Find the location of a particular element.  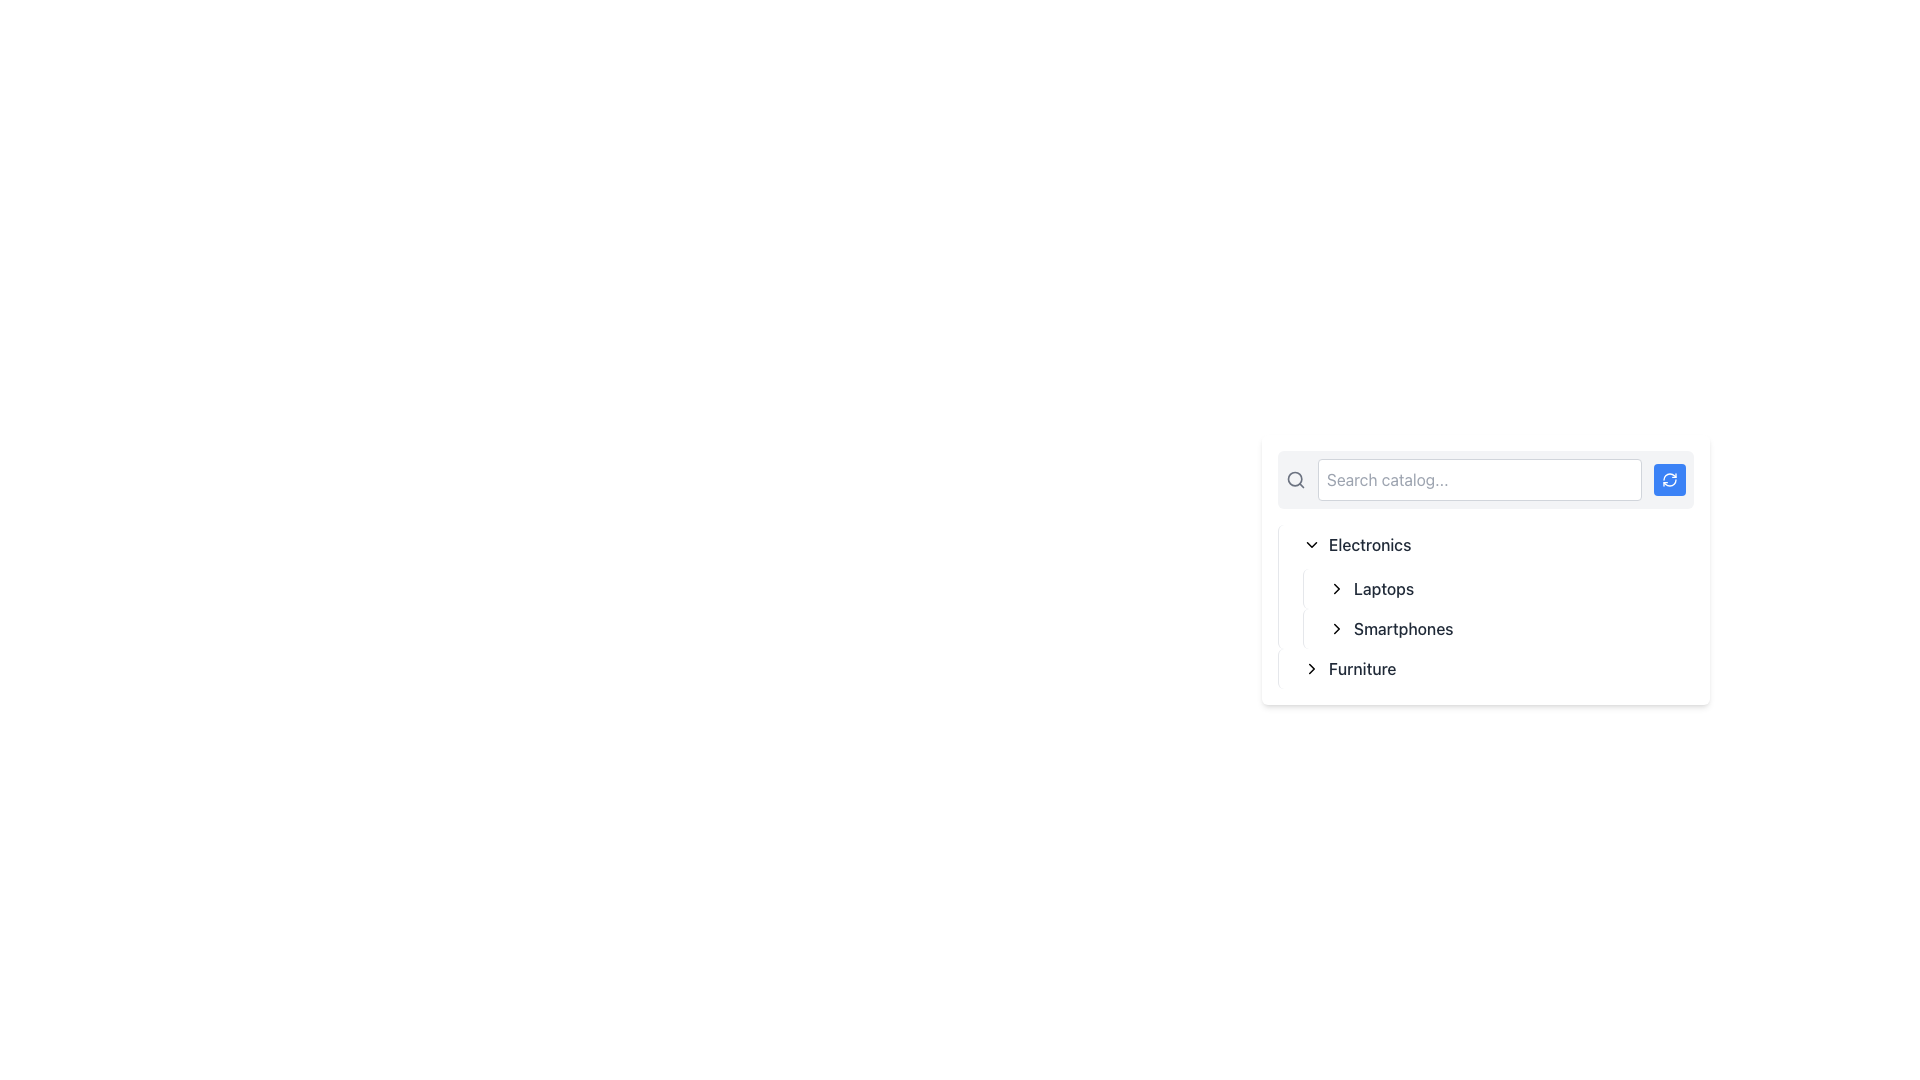

the 'Furniture' button in the navigation list is located at coordinates (1494, 668).